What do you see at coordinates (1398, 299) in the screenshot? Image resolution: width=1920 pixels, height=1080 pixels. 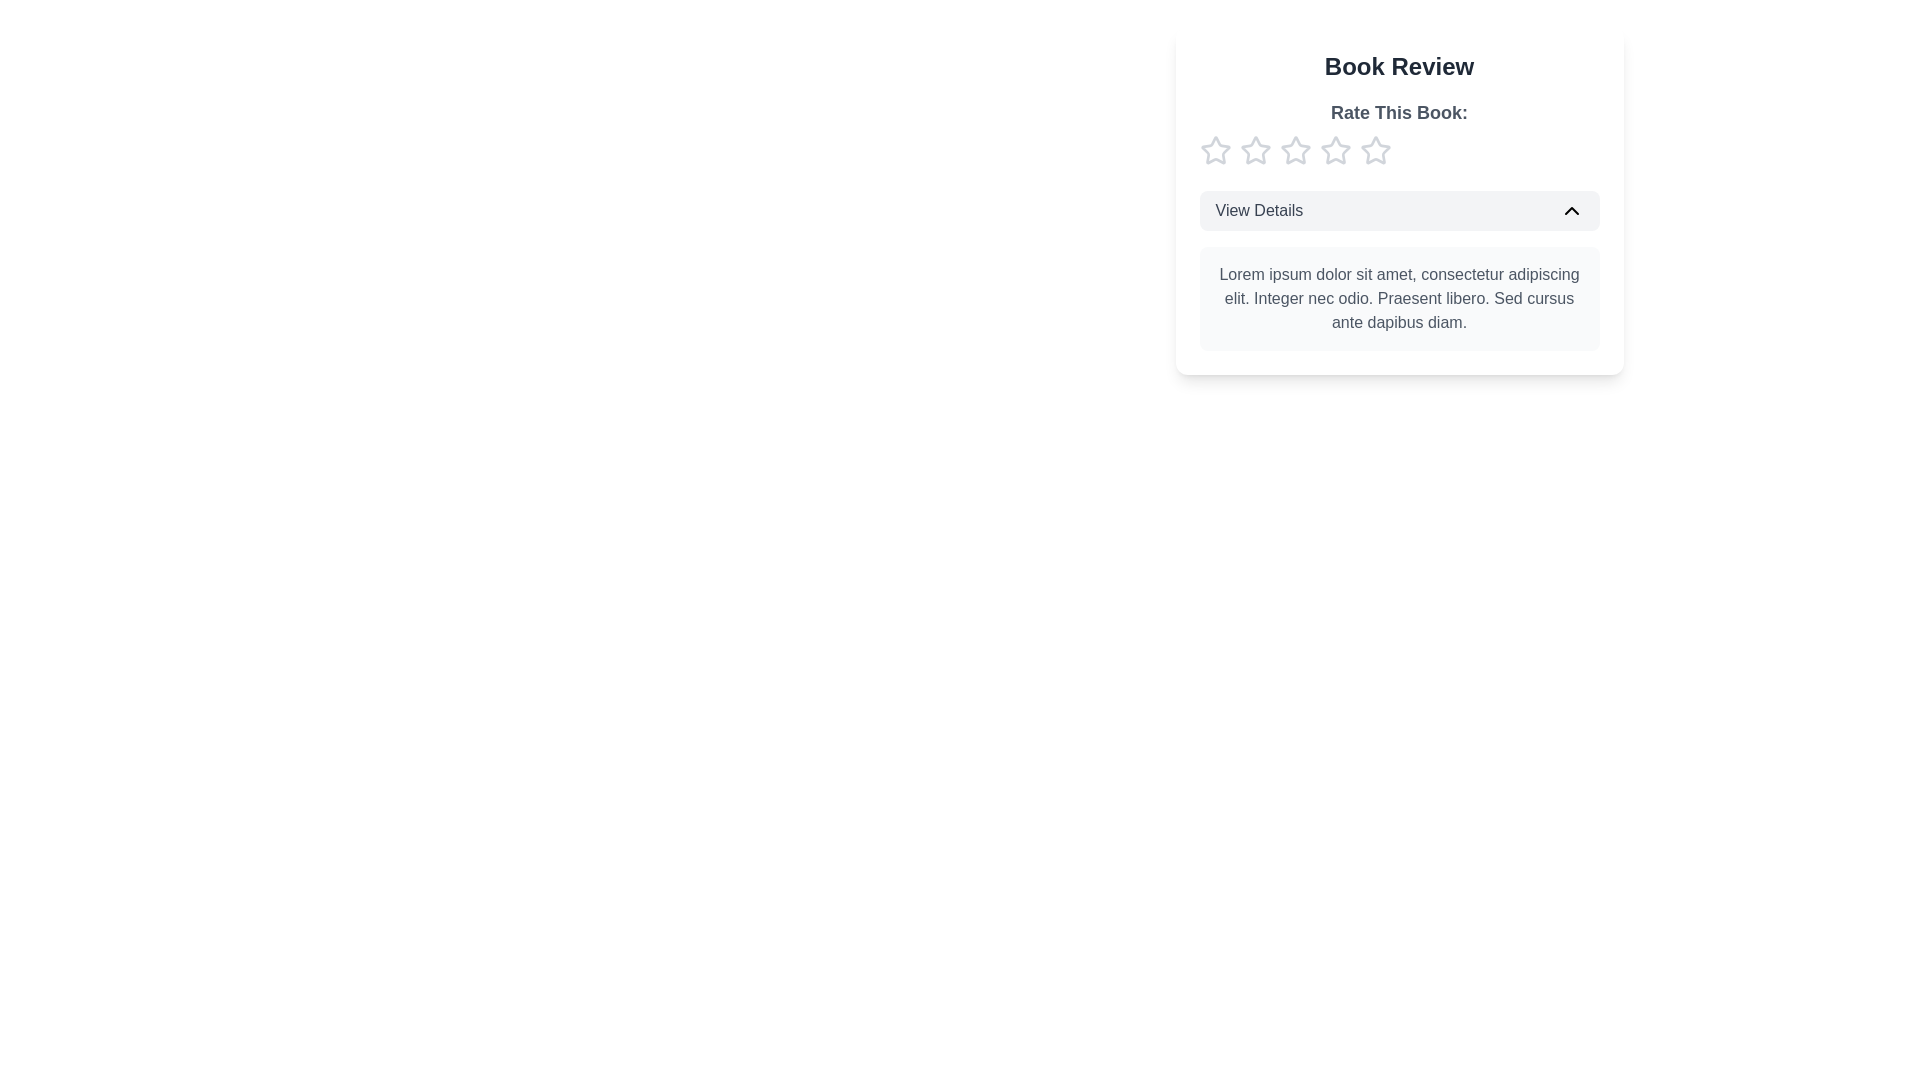 I see `the text block that displays description or placeholder content located beneath the 'View Details' button in the 'Book Review' section` at bounding box center [1398, 299].